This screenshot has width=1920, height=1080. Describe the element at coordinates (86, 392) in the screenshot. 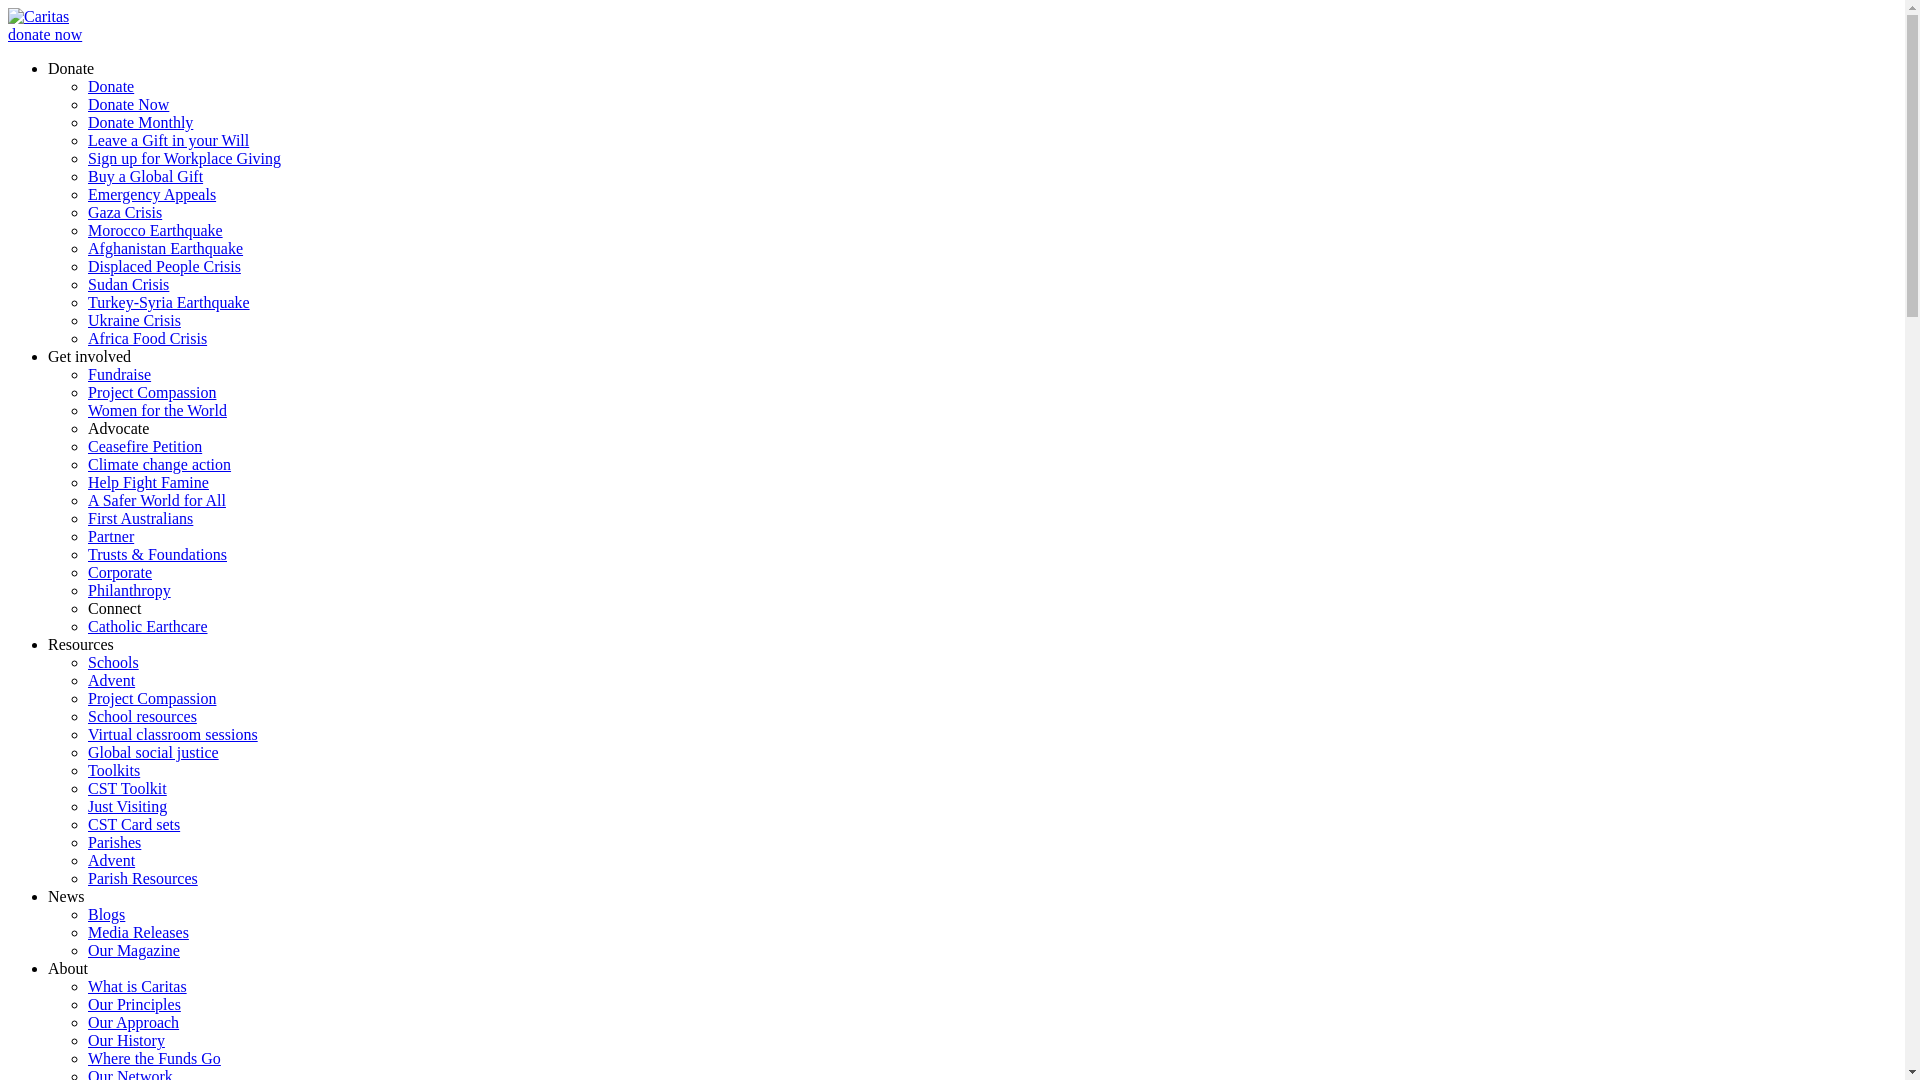

I see `'Project Compassion'` at that location.